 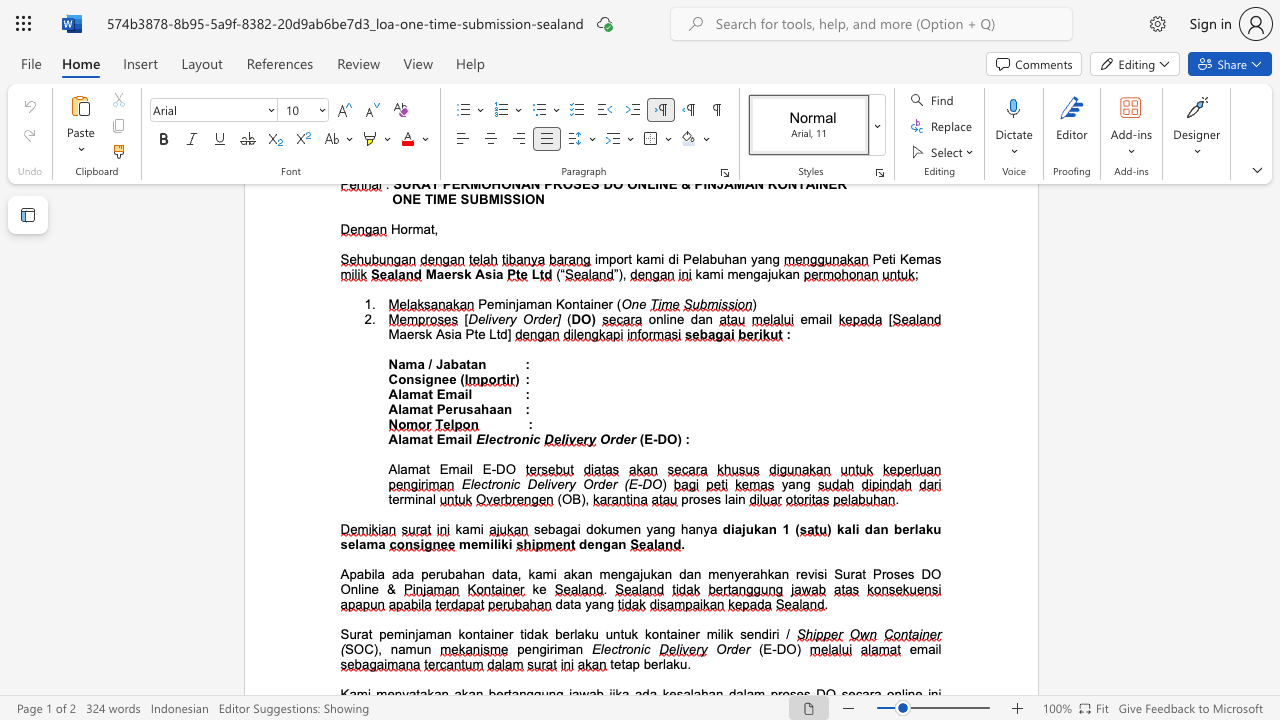 I want to click on the space between the continuous character "O" and "C" in the text, so click(x=364, y=649).